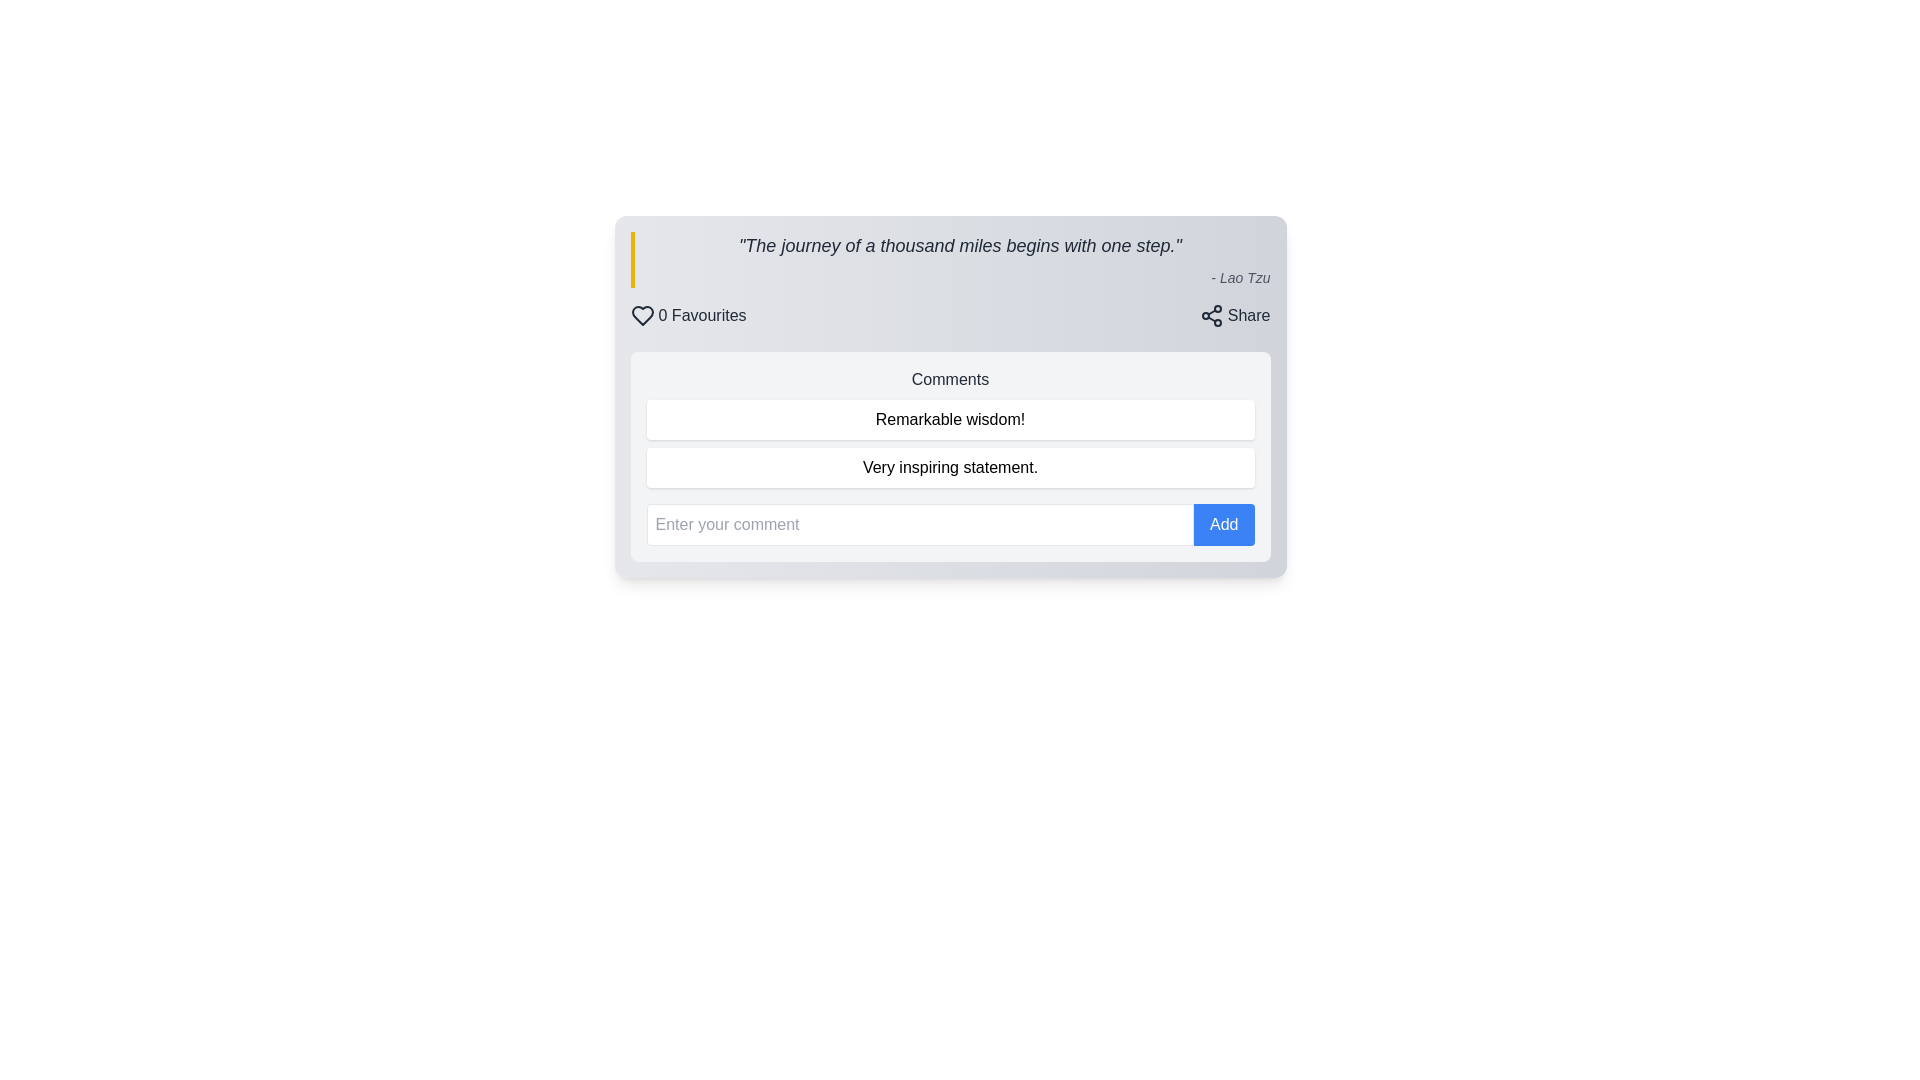 The height and width of the screenshot is (1080, 1920). I want to click on the static text label that serves as a header for the comments section, which is positioned at the top of the interface and horizontally centered within a light gray background, so click(949, 380).